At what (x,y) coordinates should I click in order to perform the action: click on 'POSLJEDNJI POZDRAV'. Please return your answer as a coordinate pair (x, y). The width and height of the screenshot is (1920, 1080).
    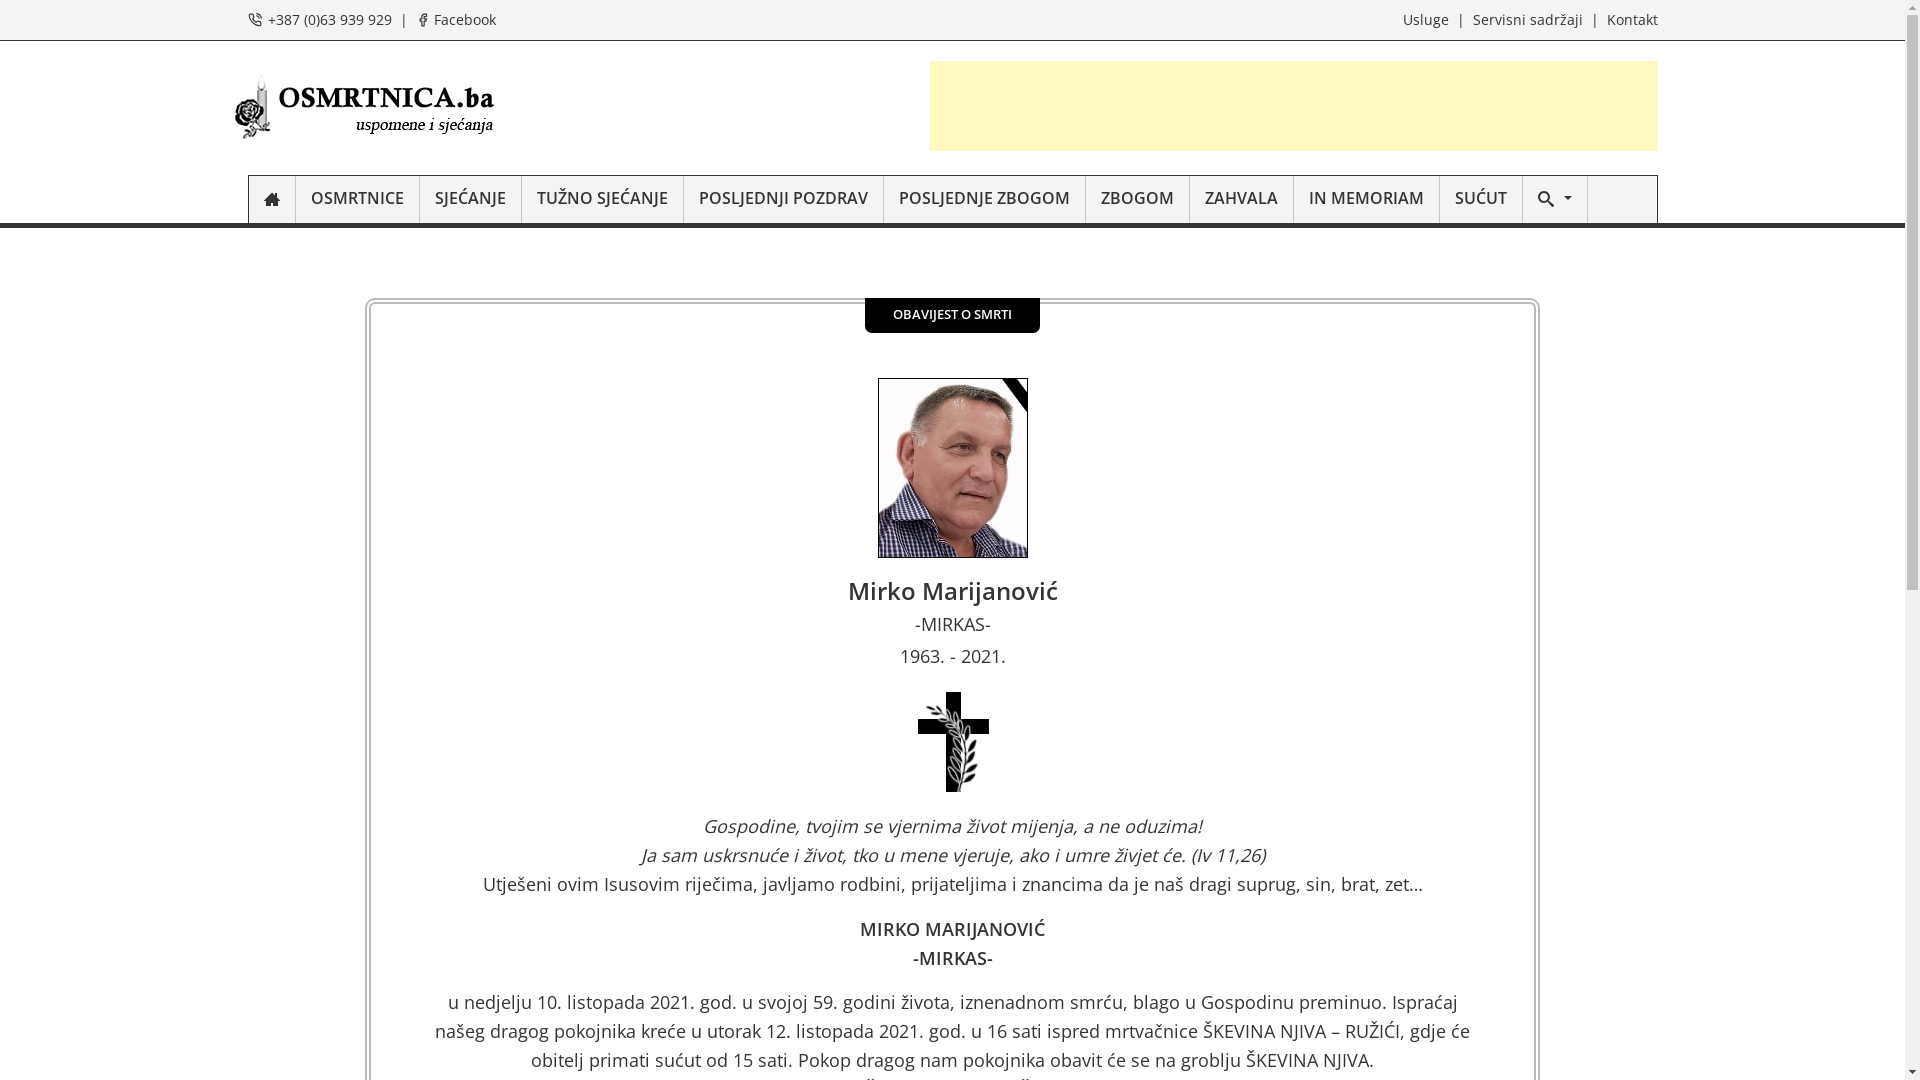
    Looking at the image, I should click on (782, 199).